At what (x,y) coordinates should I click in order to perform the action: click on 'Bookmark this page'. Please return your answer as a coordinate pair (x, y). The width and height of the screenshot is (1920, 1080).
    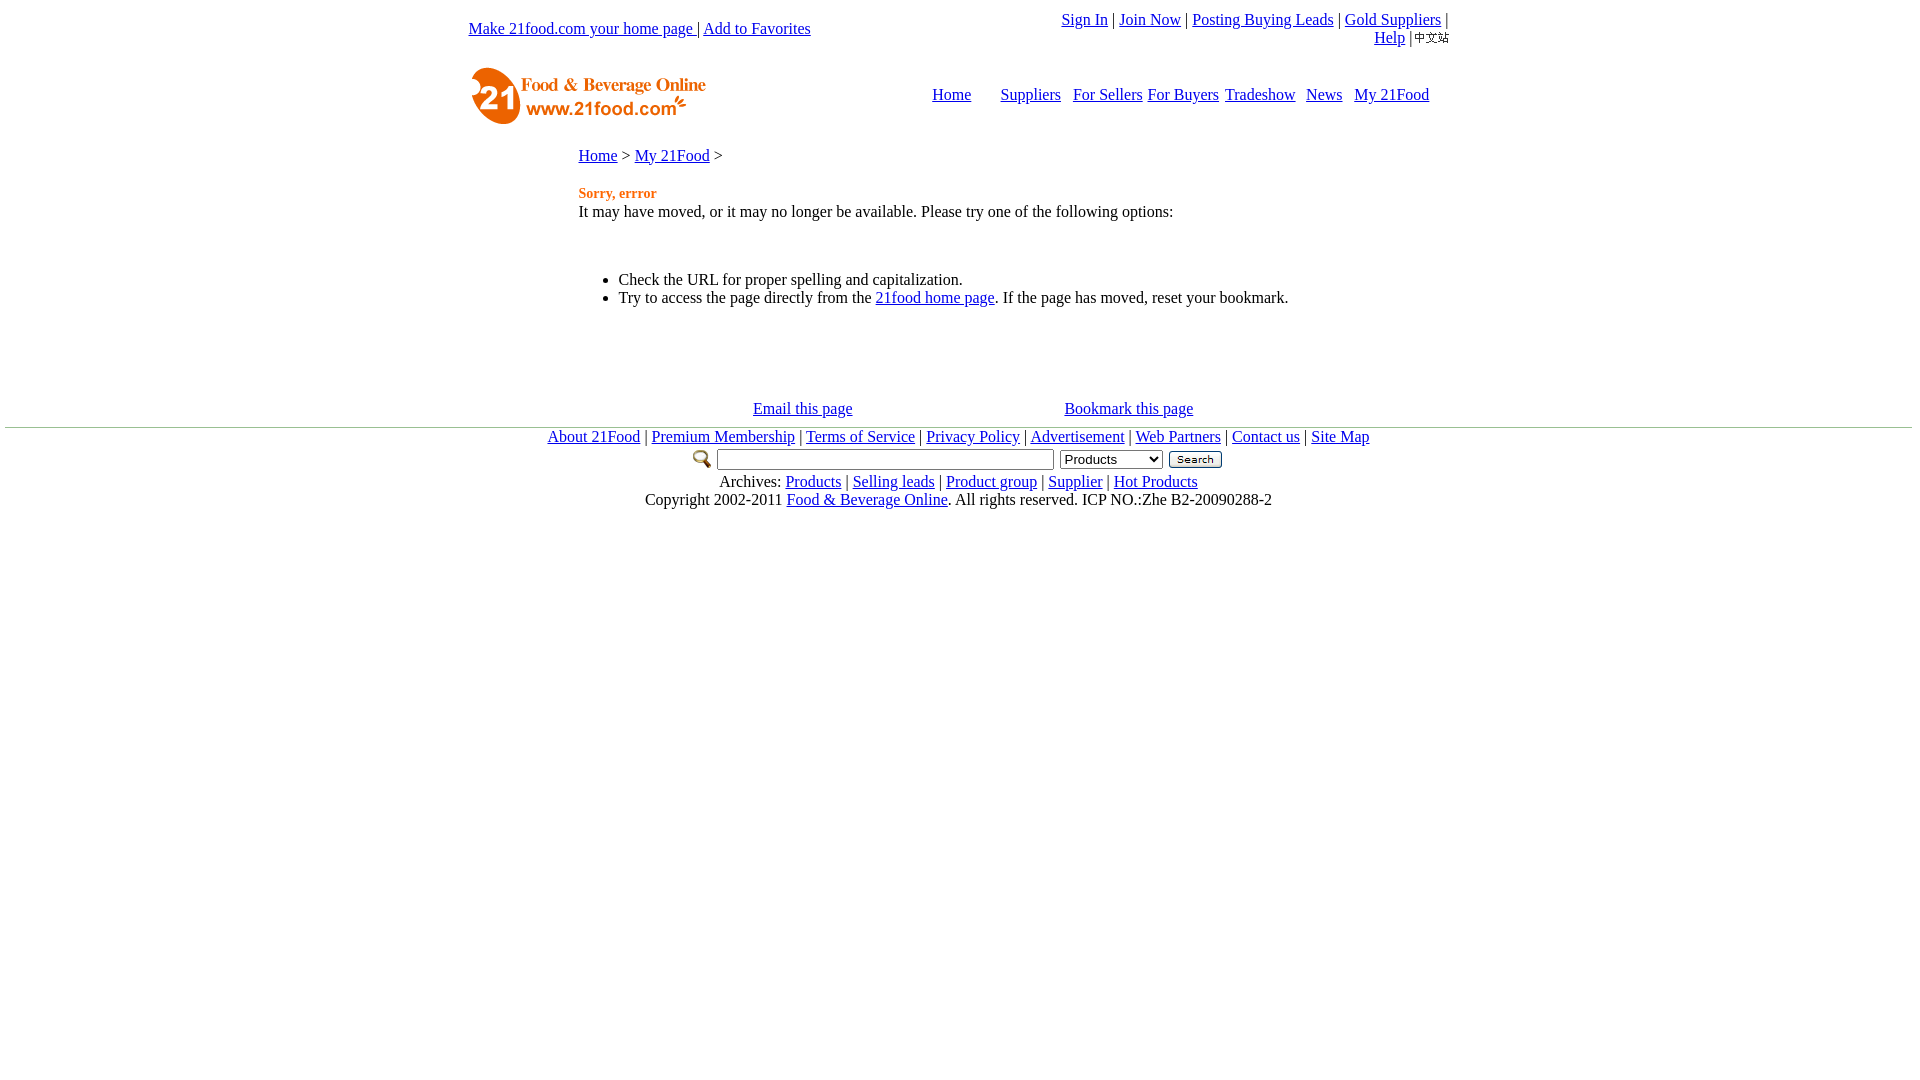
    Looking at the image, I should click on (1128, 407).